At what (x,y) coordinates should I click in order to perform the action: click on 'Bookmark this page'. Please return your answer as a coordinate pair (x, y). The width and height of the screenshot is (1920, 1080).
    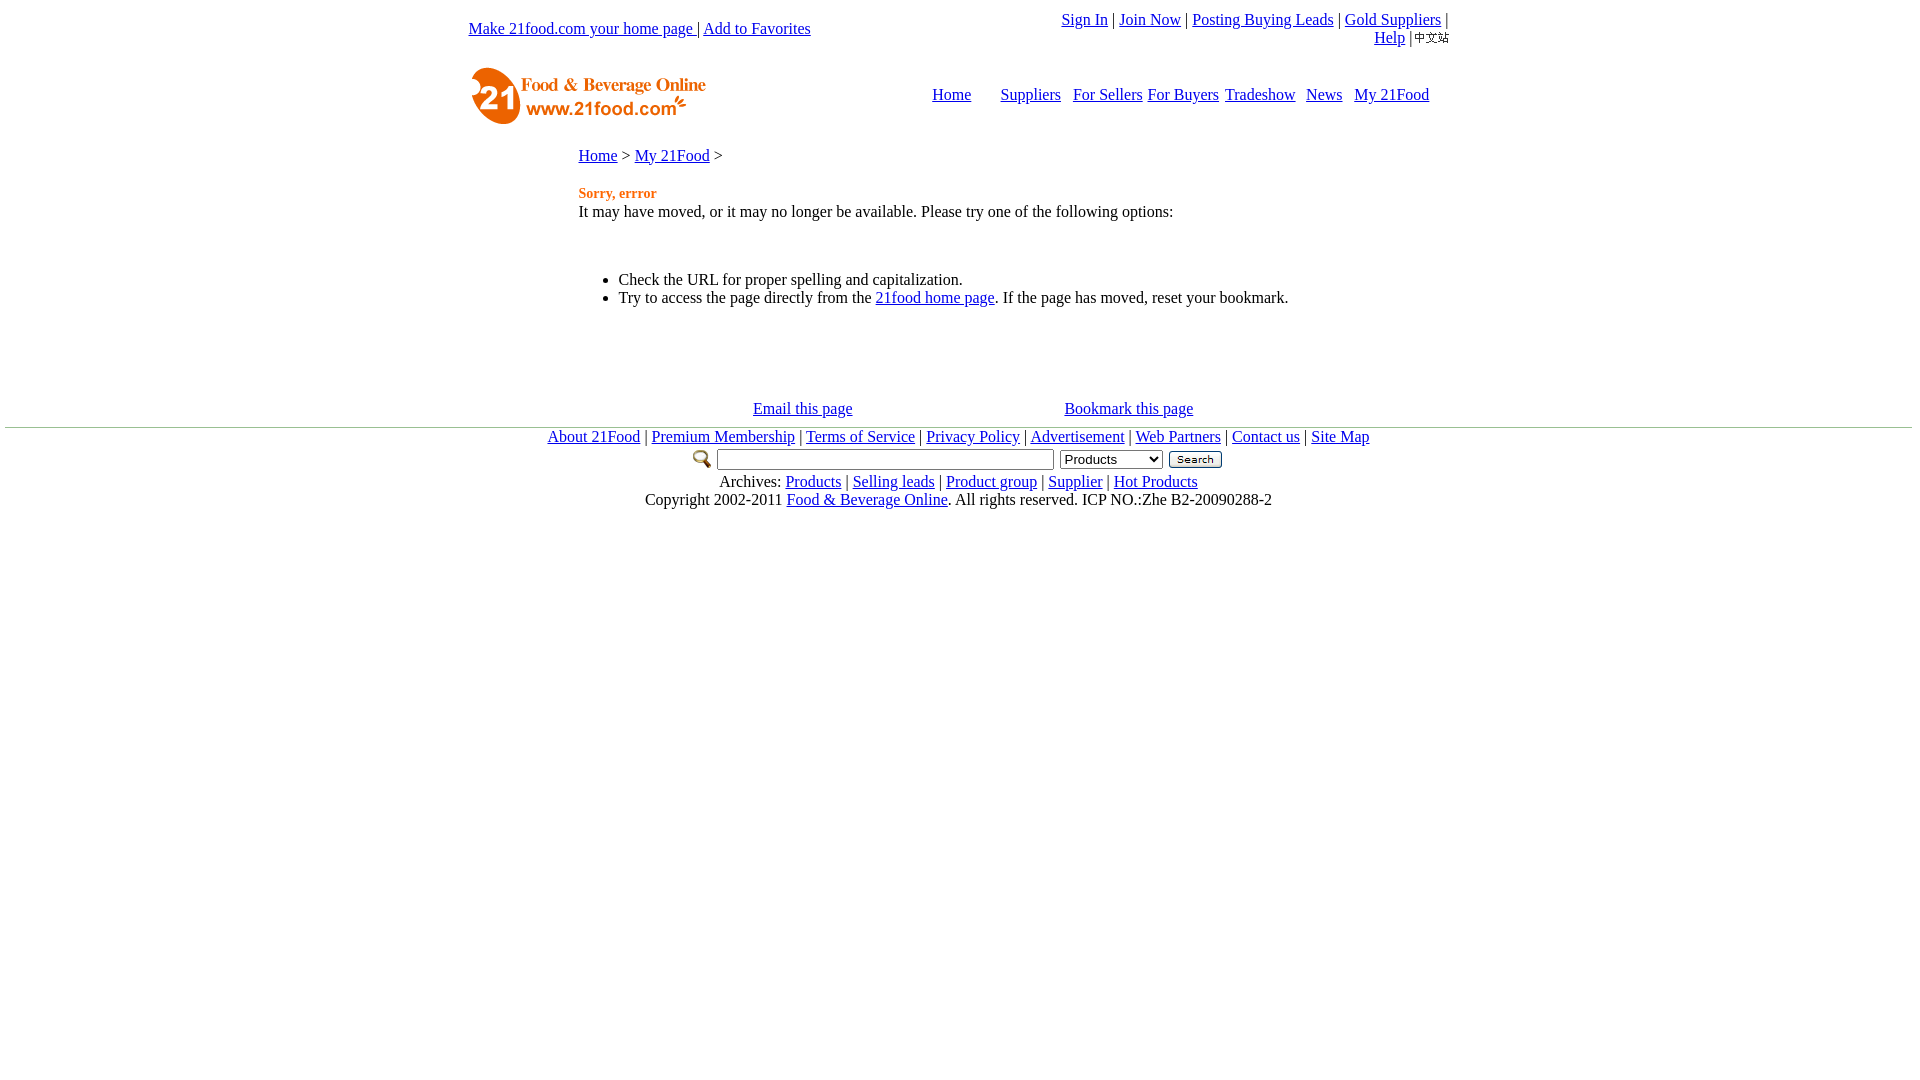
    Looking at the image, I should click on (1128, 407).